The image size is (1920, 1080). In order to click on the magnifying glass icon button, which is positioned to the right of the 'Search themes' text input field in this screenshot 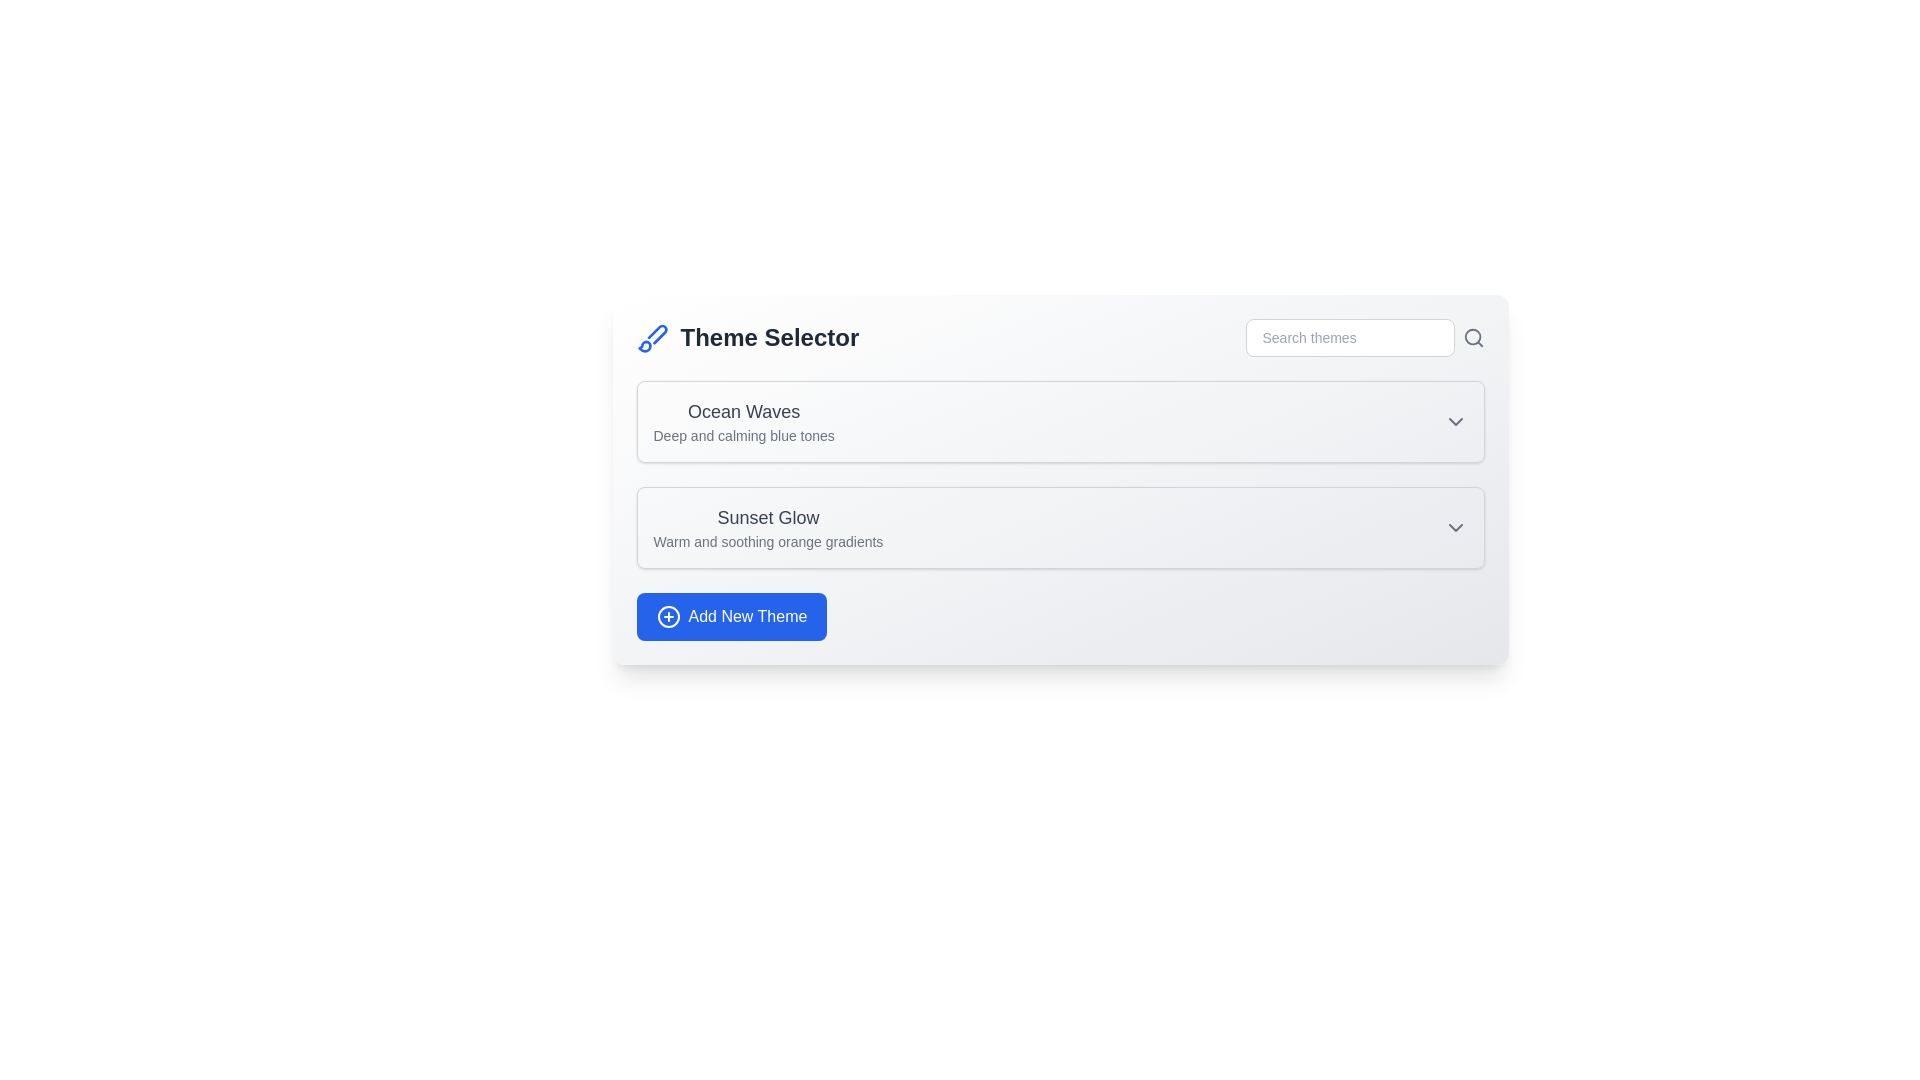, I will do `click(1473, 337)`.